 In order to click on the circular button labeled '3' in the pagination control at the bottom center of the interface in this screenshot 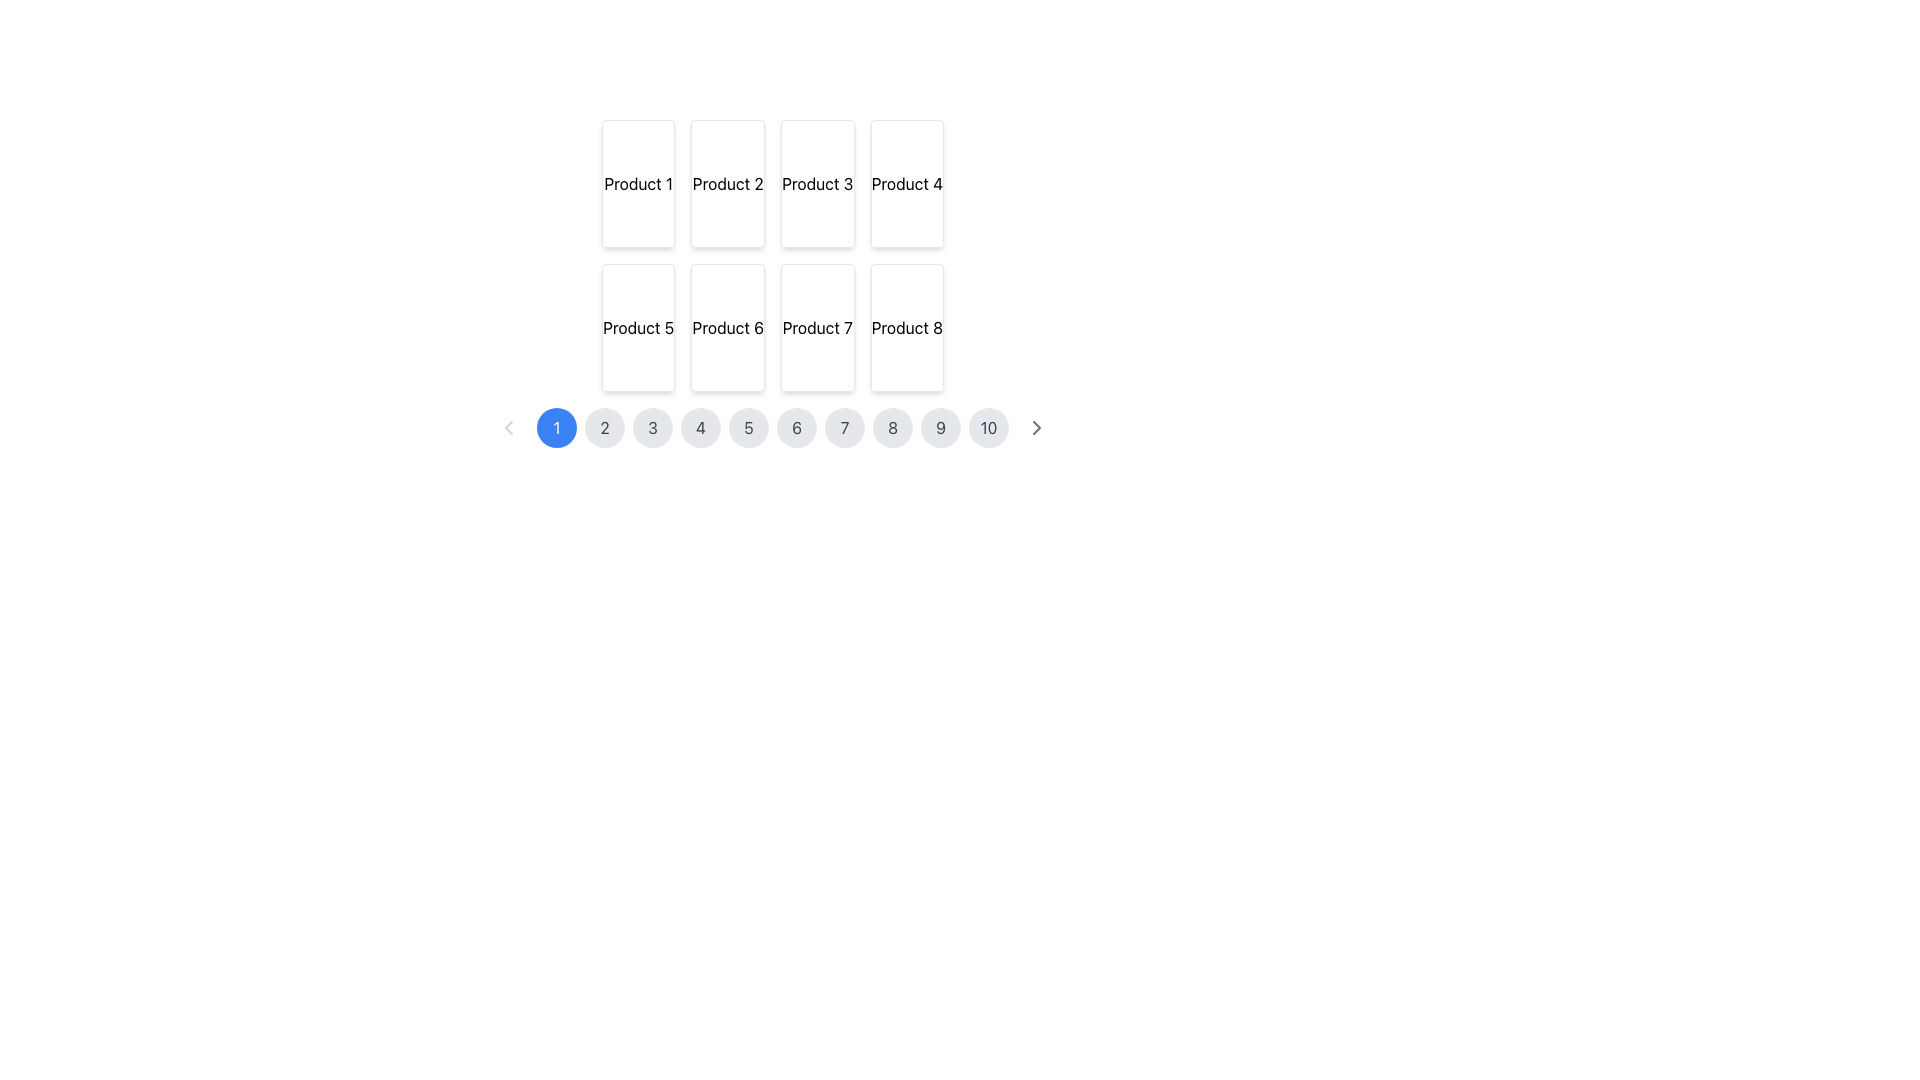, I will do `click(652, 427)`.